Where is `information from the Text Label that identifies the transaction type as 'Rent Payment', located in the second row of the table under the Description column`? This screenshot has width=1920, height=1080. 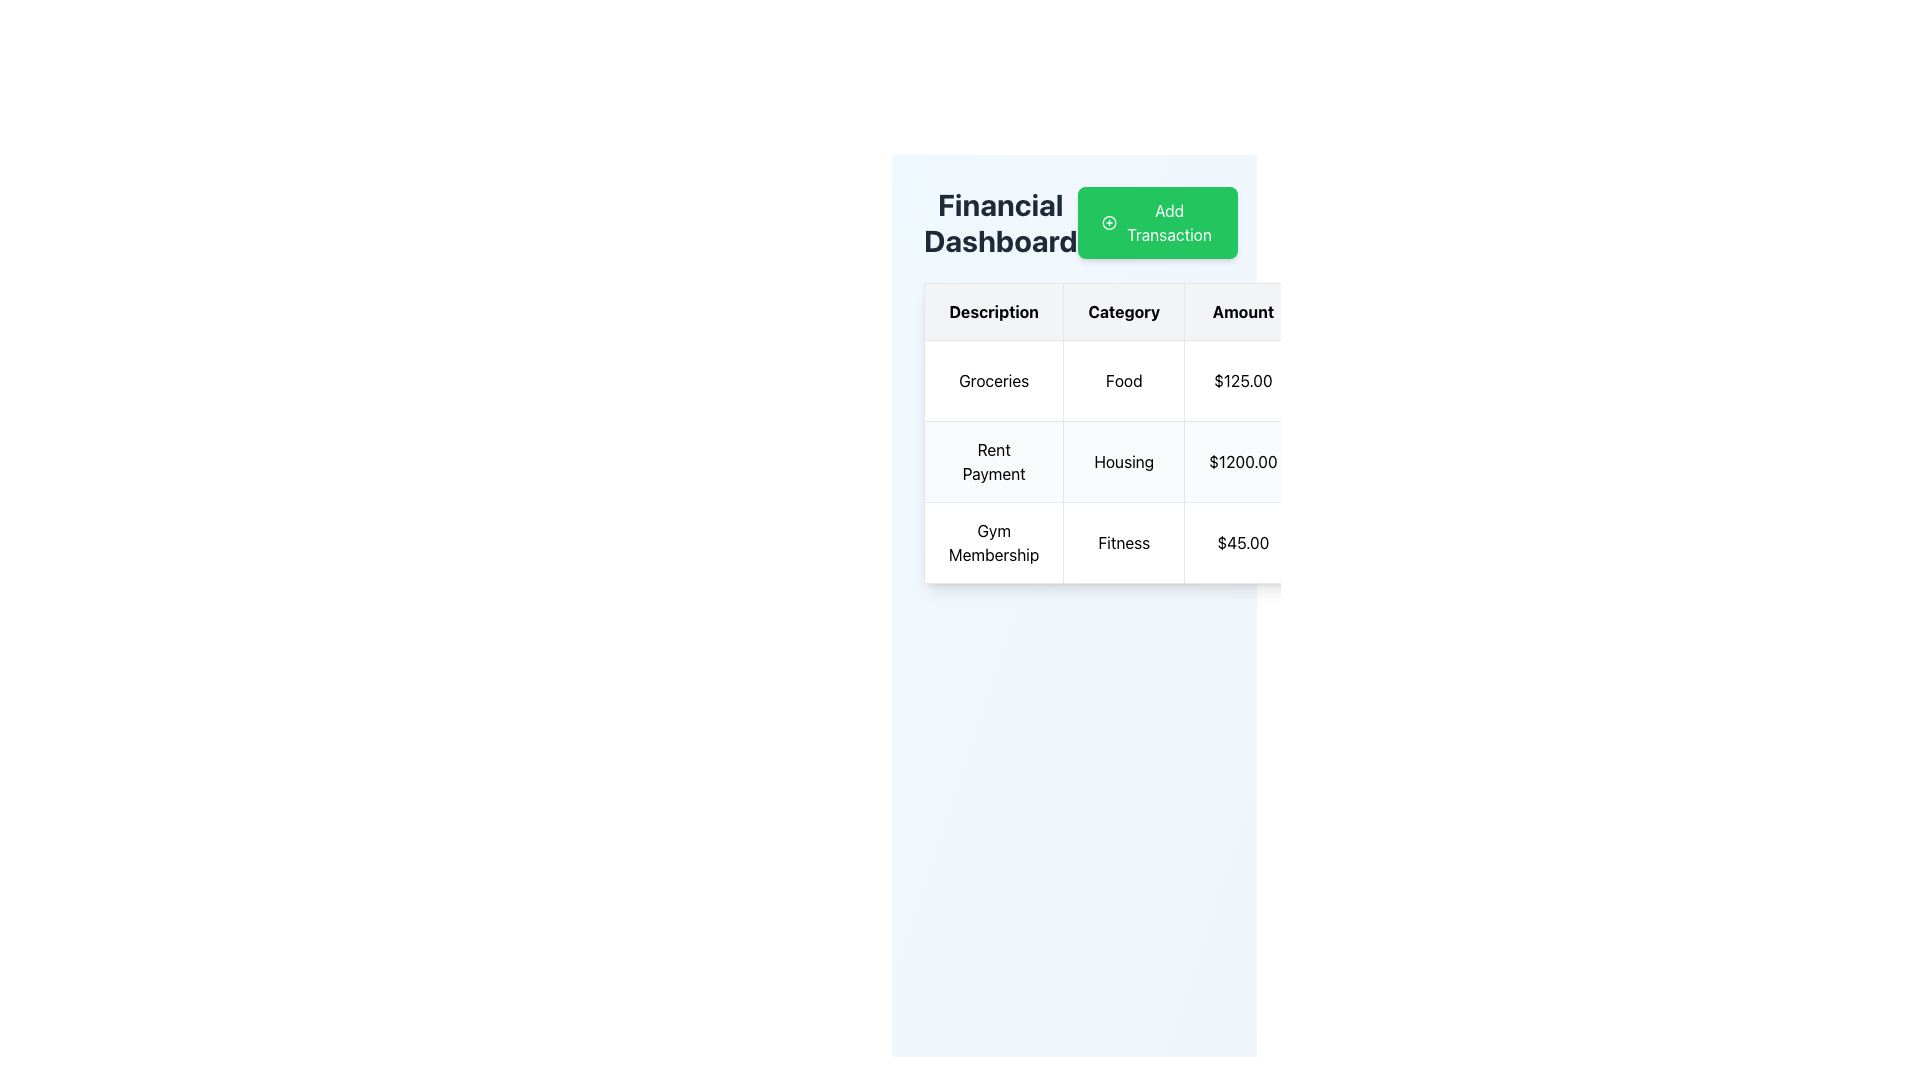 information from the Text Label that identifies the transaction type as 'Rent Payment', located in the second row of the table under the Description column is located at coordinates (994, 462).